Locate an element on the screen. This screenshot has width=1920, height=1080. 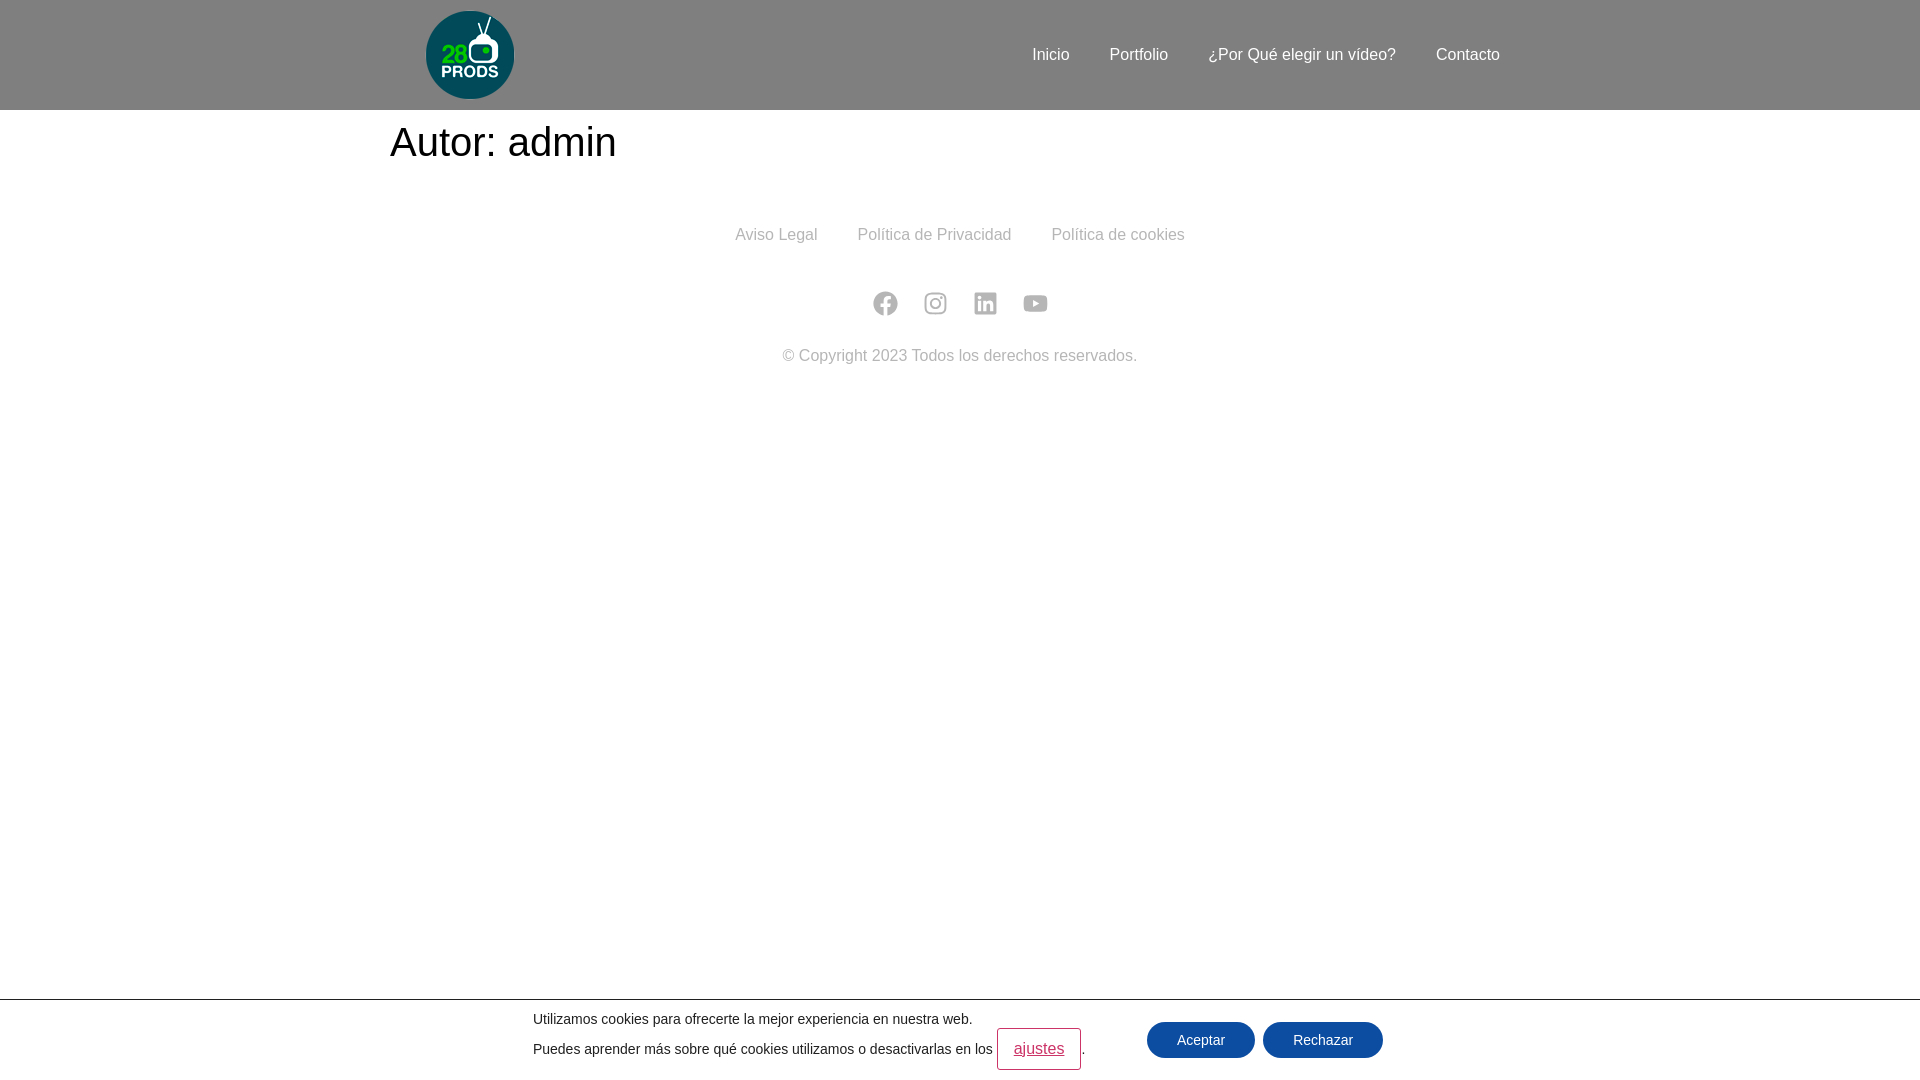
'Aviso Legal' is located at coordinates (715, 234).